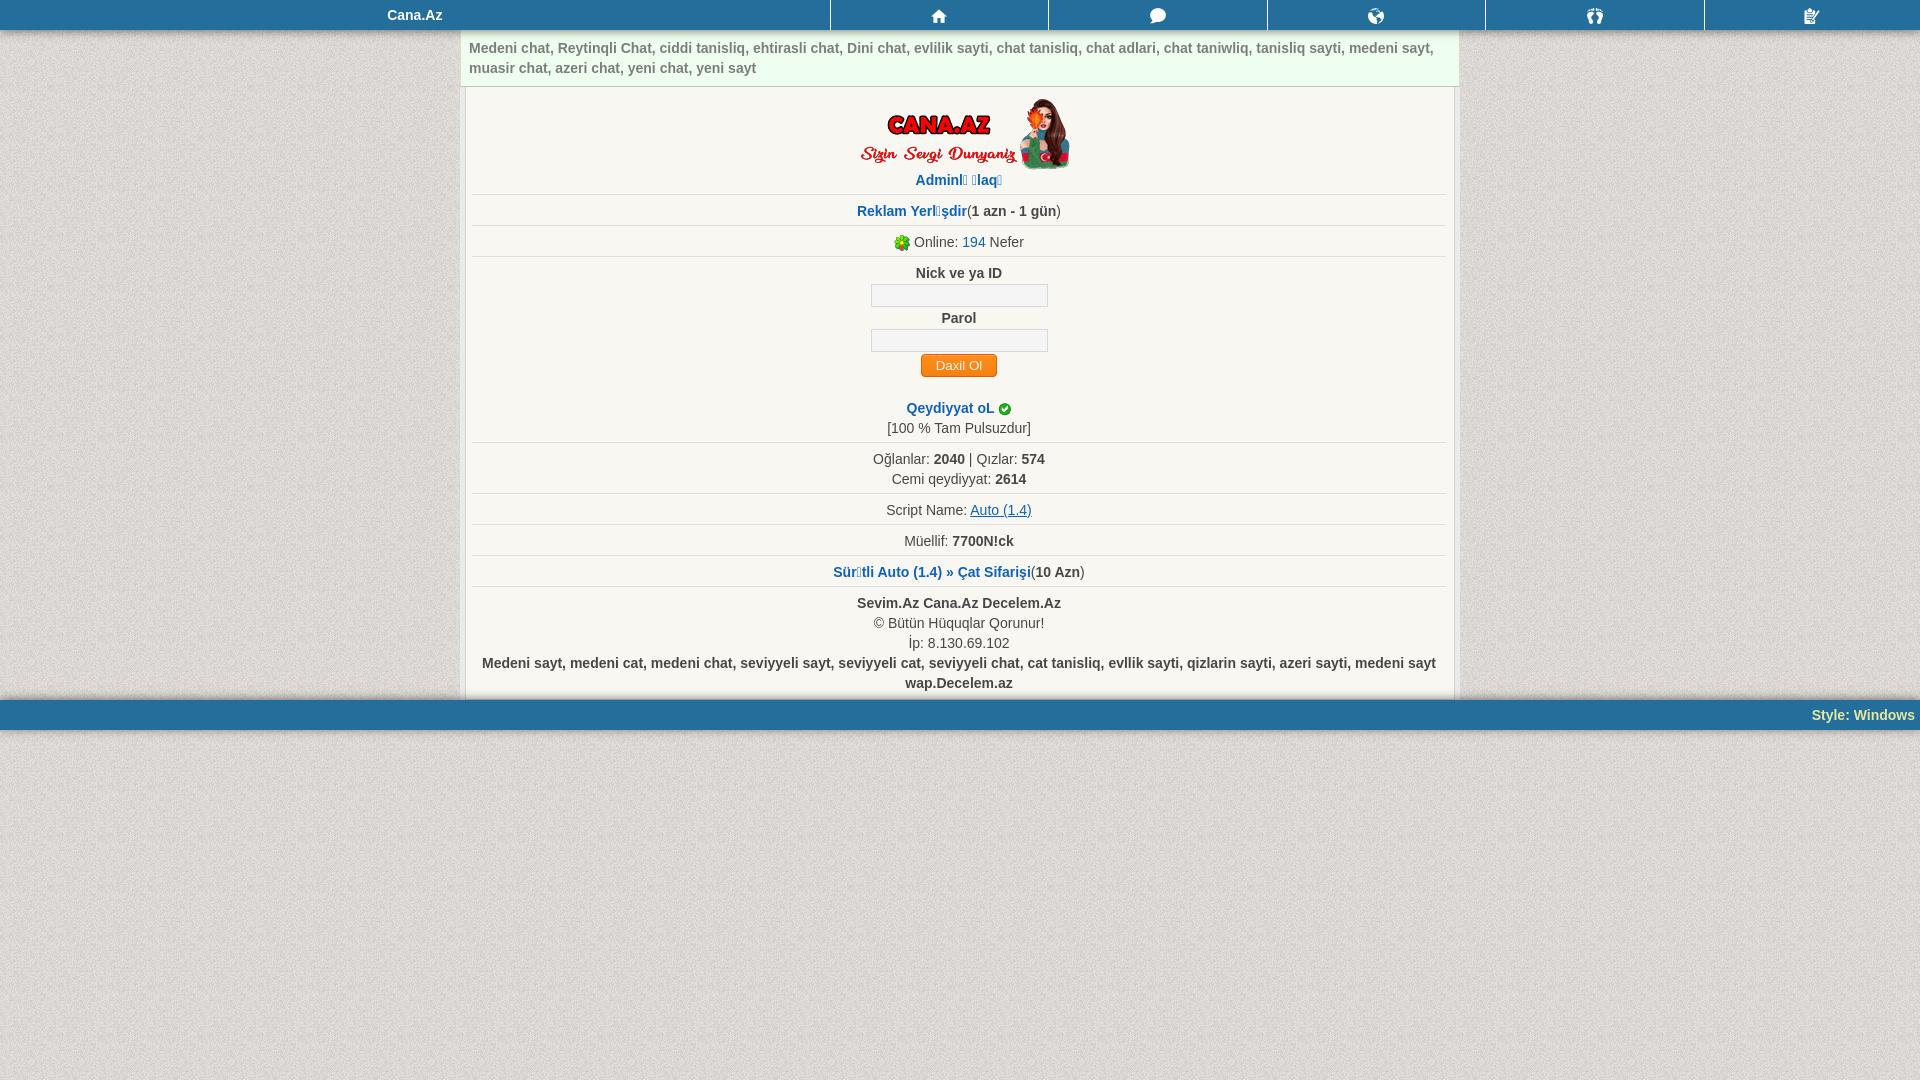  I want to click on 'Style: Windows', so click(1862, 713).